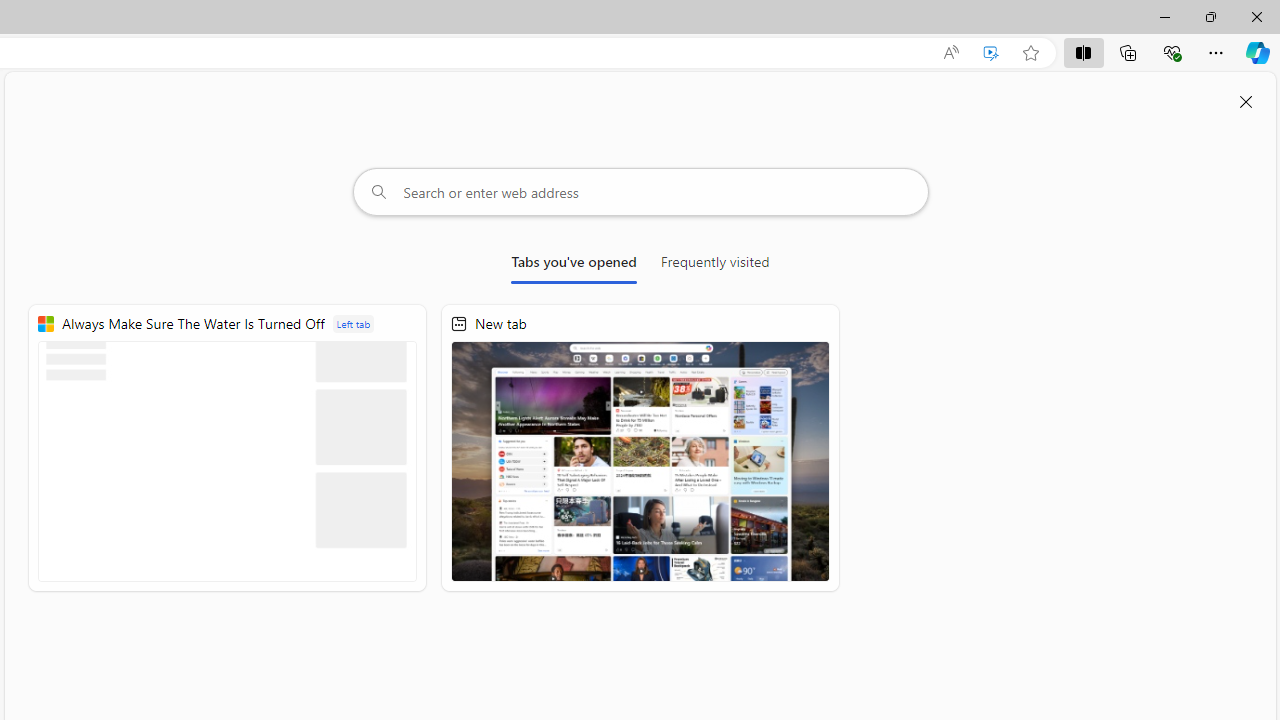  What do you see at coordinates (1171, 51) in the screenshot?
I see `'Browser essentials'` at bounding box center [1171, 51].